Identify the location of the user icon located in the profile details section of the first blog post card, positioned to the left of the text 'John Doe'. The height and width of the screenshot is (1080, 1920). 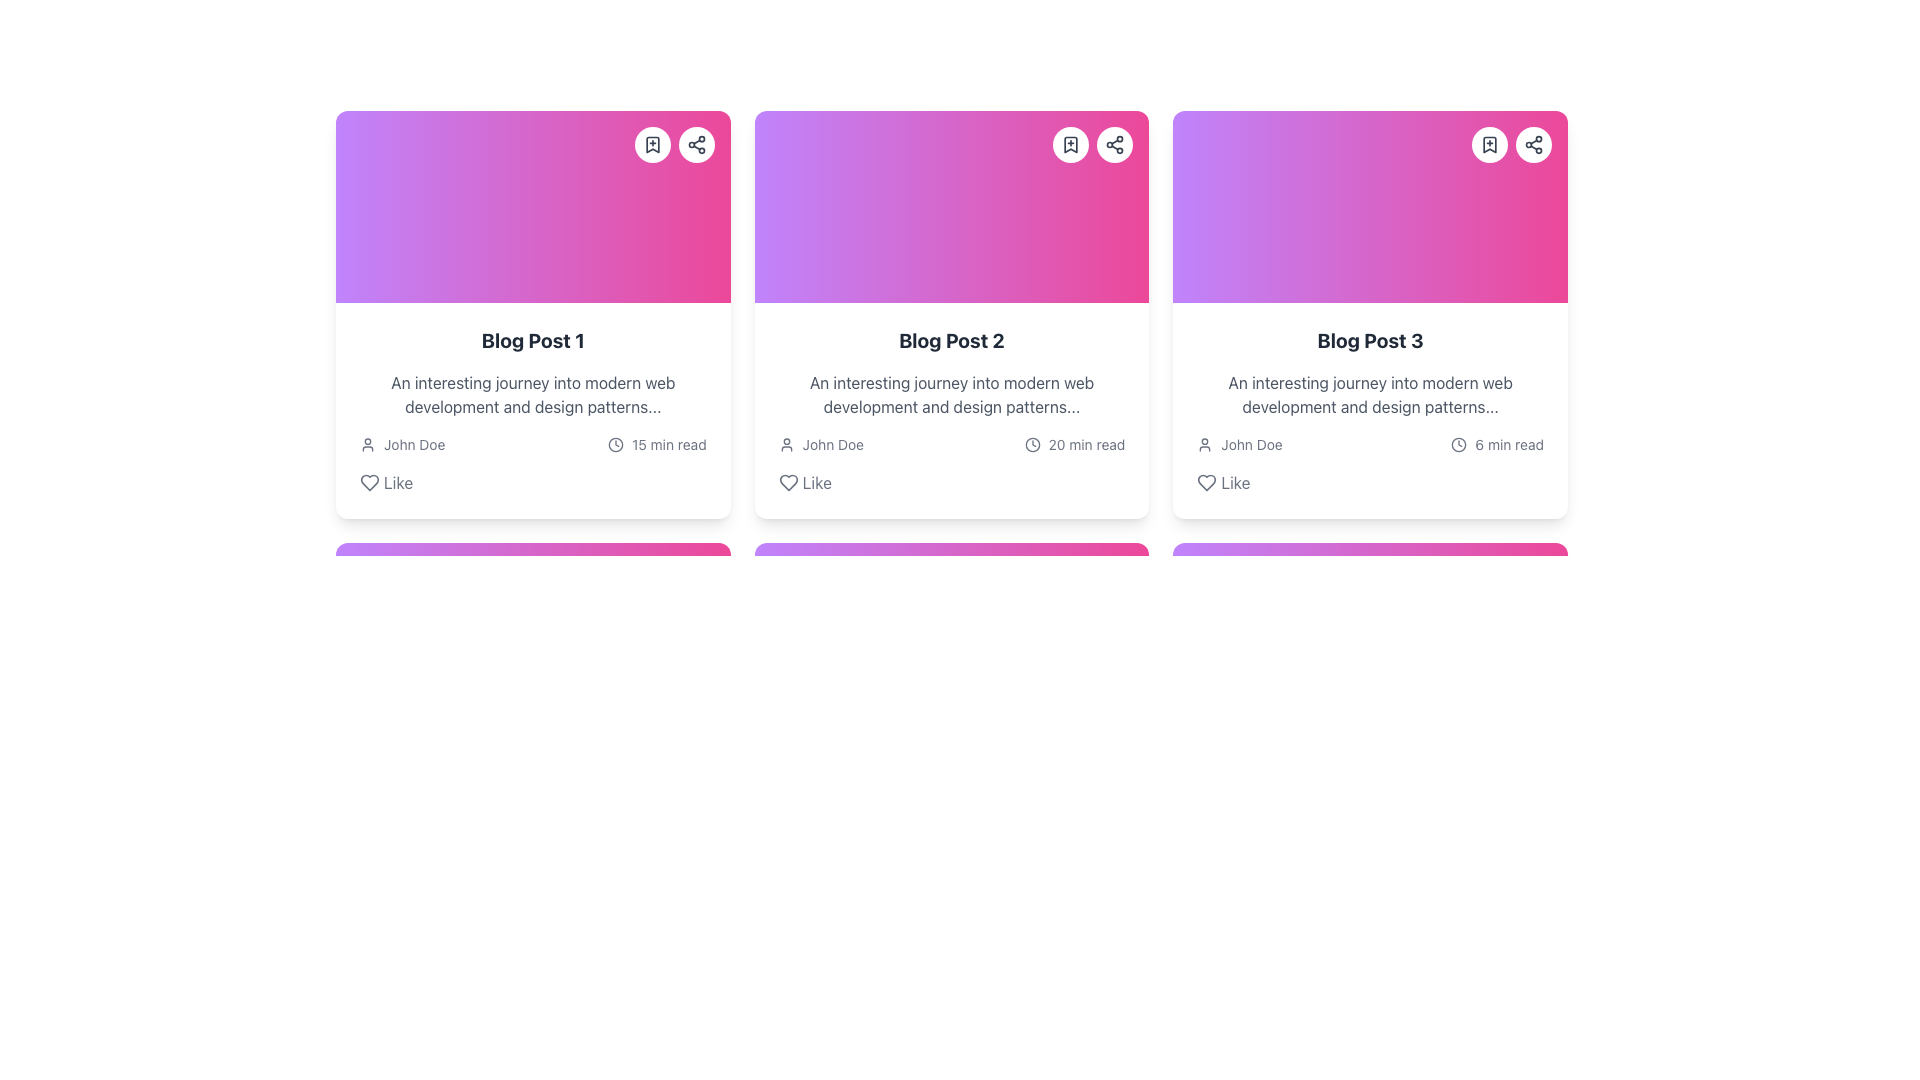
(368, 443).